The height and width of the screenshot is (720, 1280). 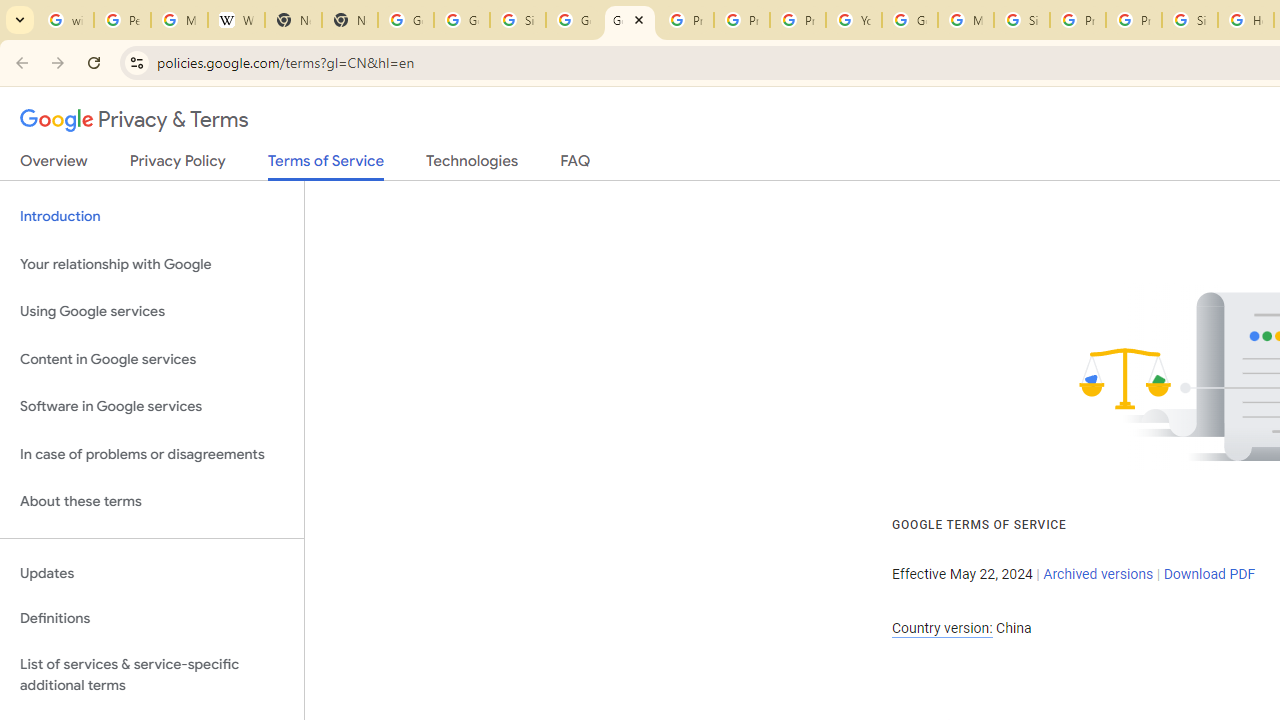 I want to click on 'YouTube', so click(x=853, y=20).